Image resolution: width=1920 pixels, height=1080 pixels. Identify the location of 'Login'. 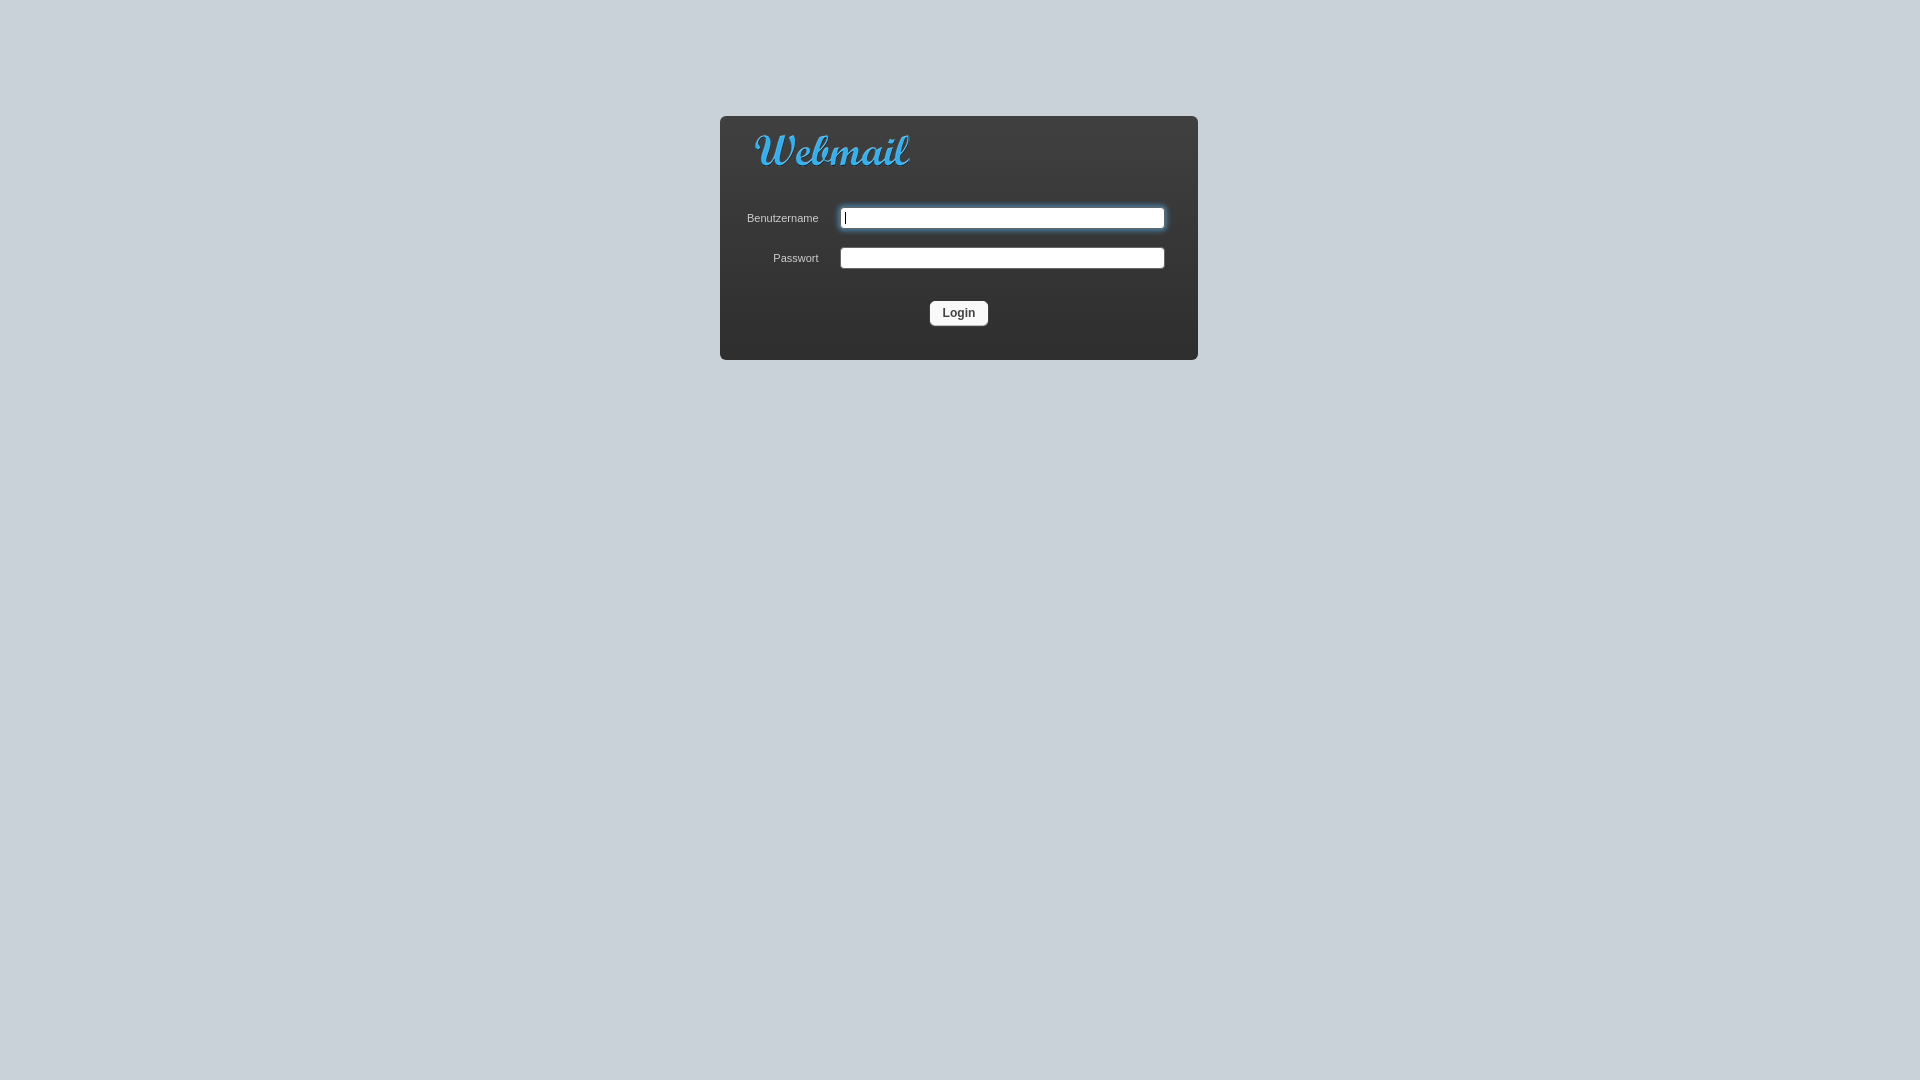
(958, 312).